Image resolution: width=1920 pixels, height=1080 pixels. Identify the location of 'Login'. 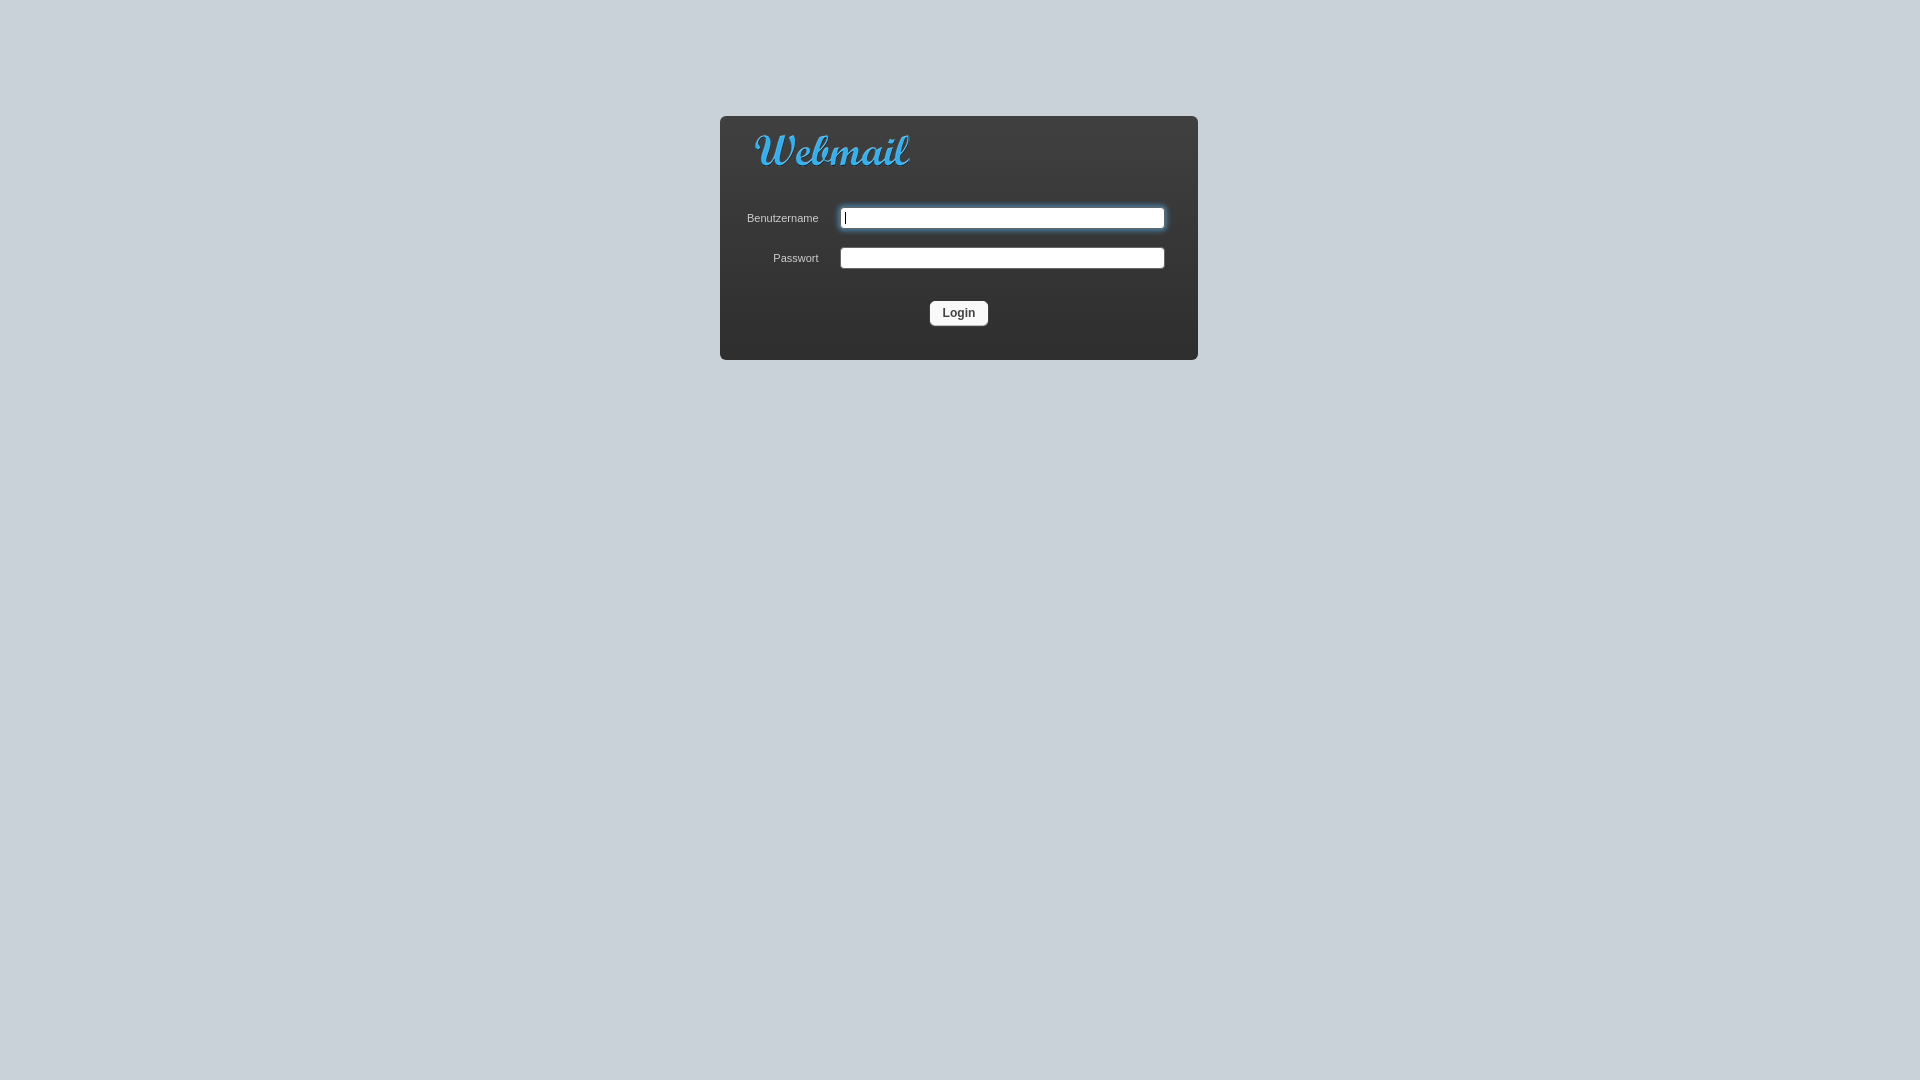
(958, 312).